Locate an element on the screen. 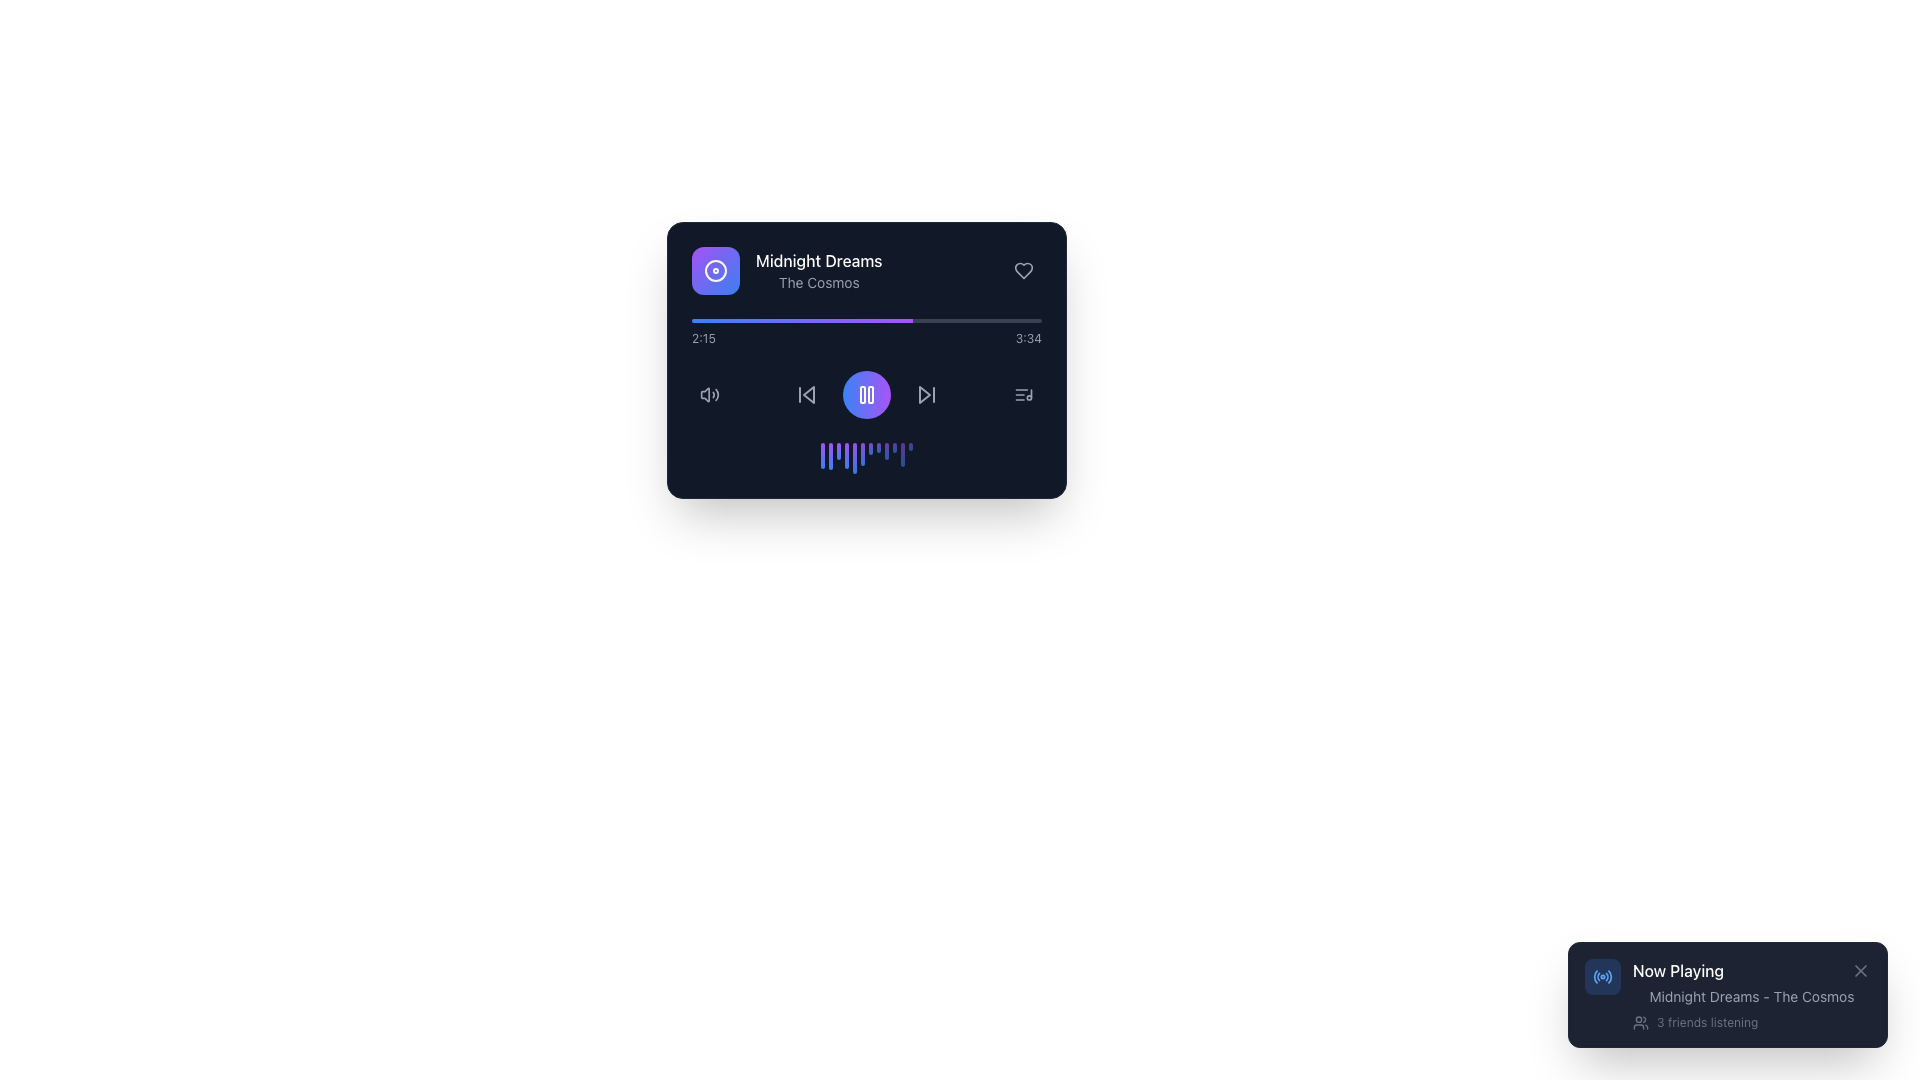 The height and width of the screenshot is (1080, 1920). playback progress is located at coordinates (746, 319).